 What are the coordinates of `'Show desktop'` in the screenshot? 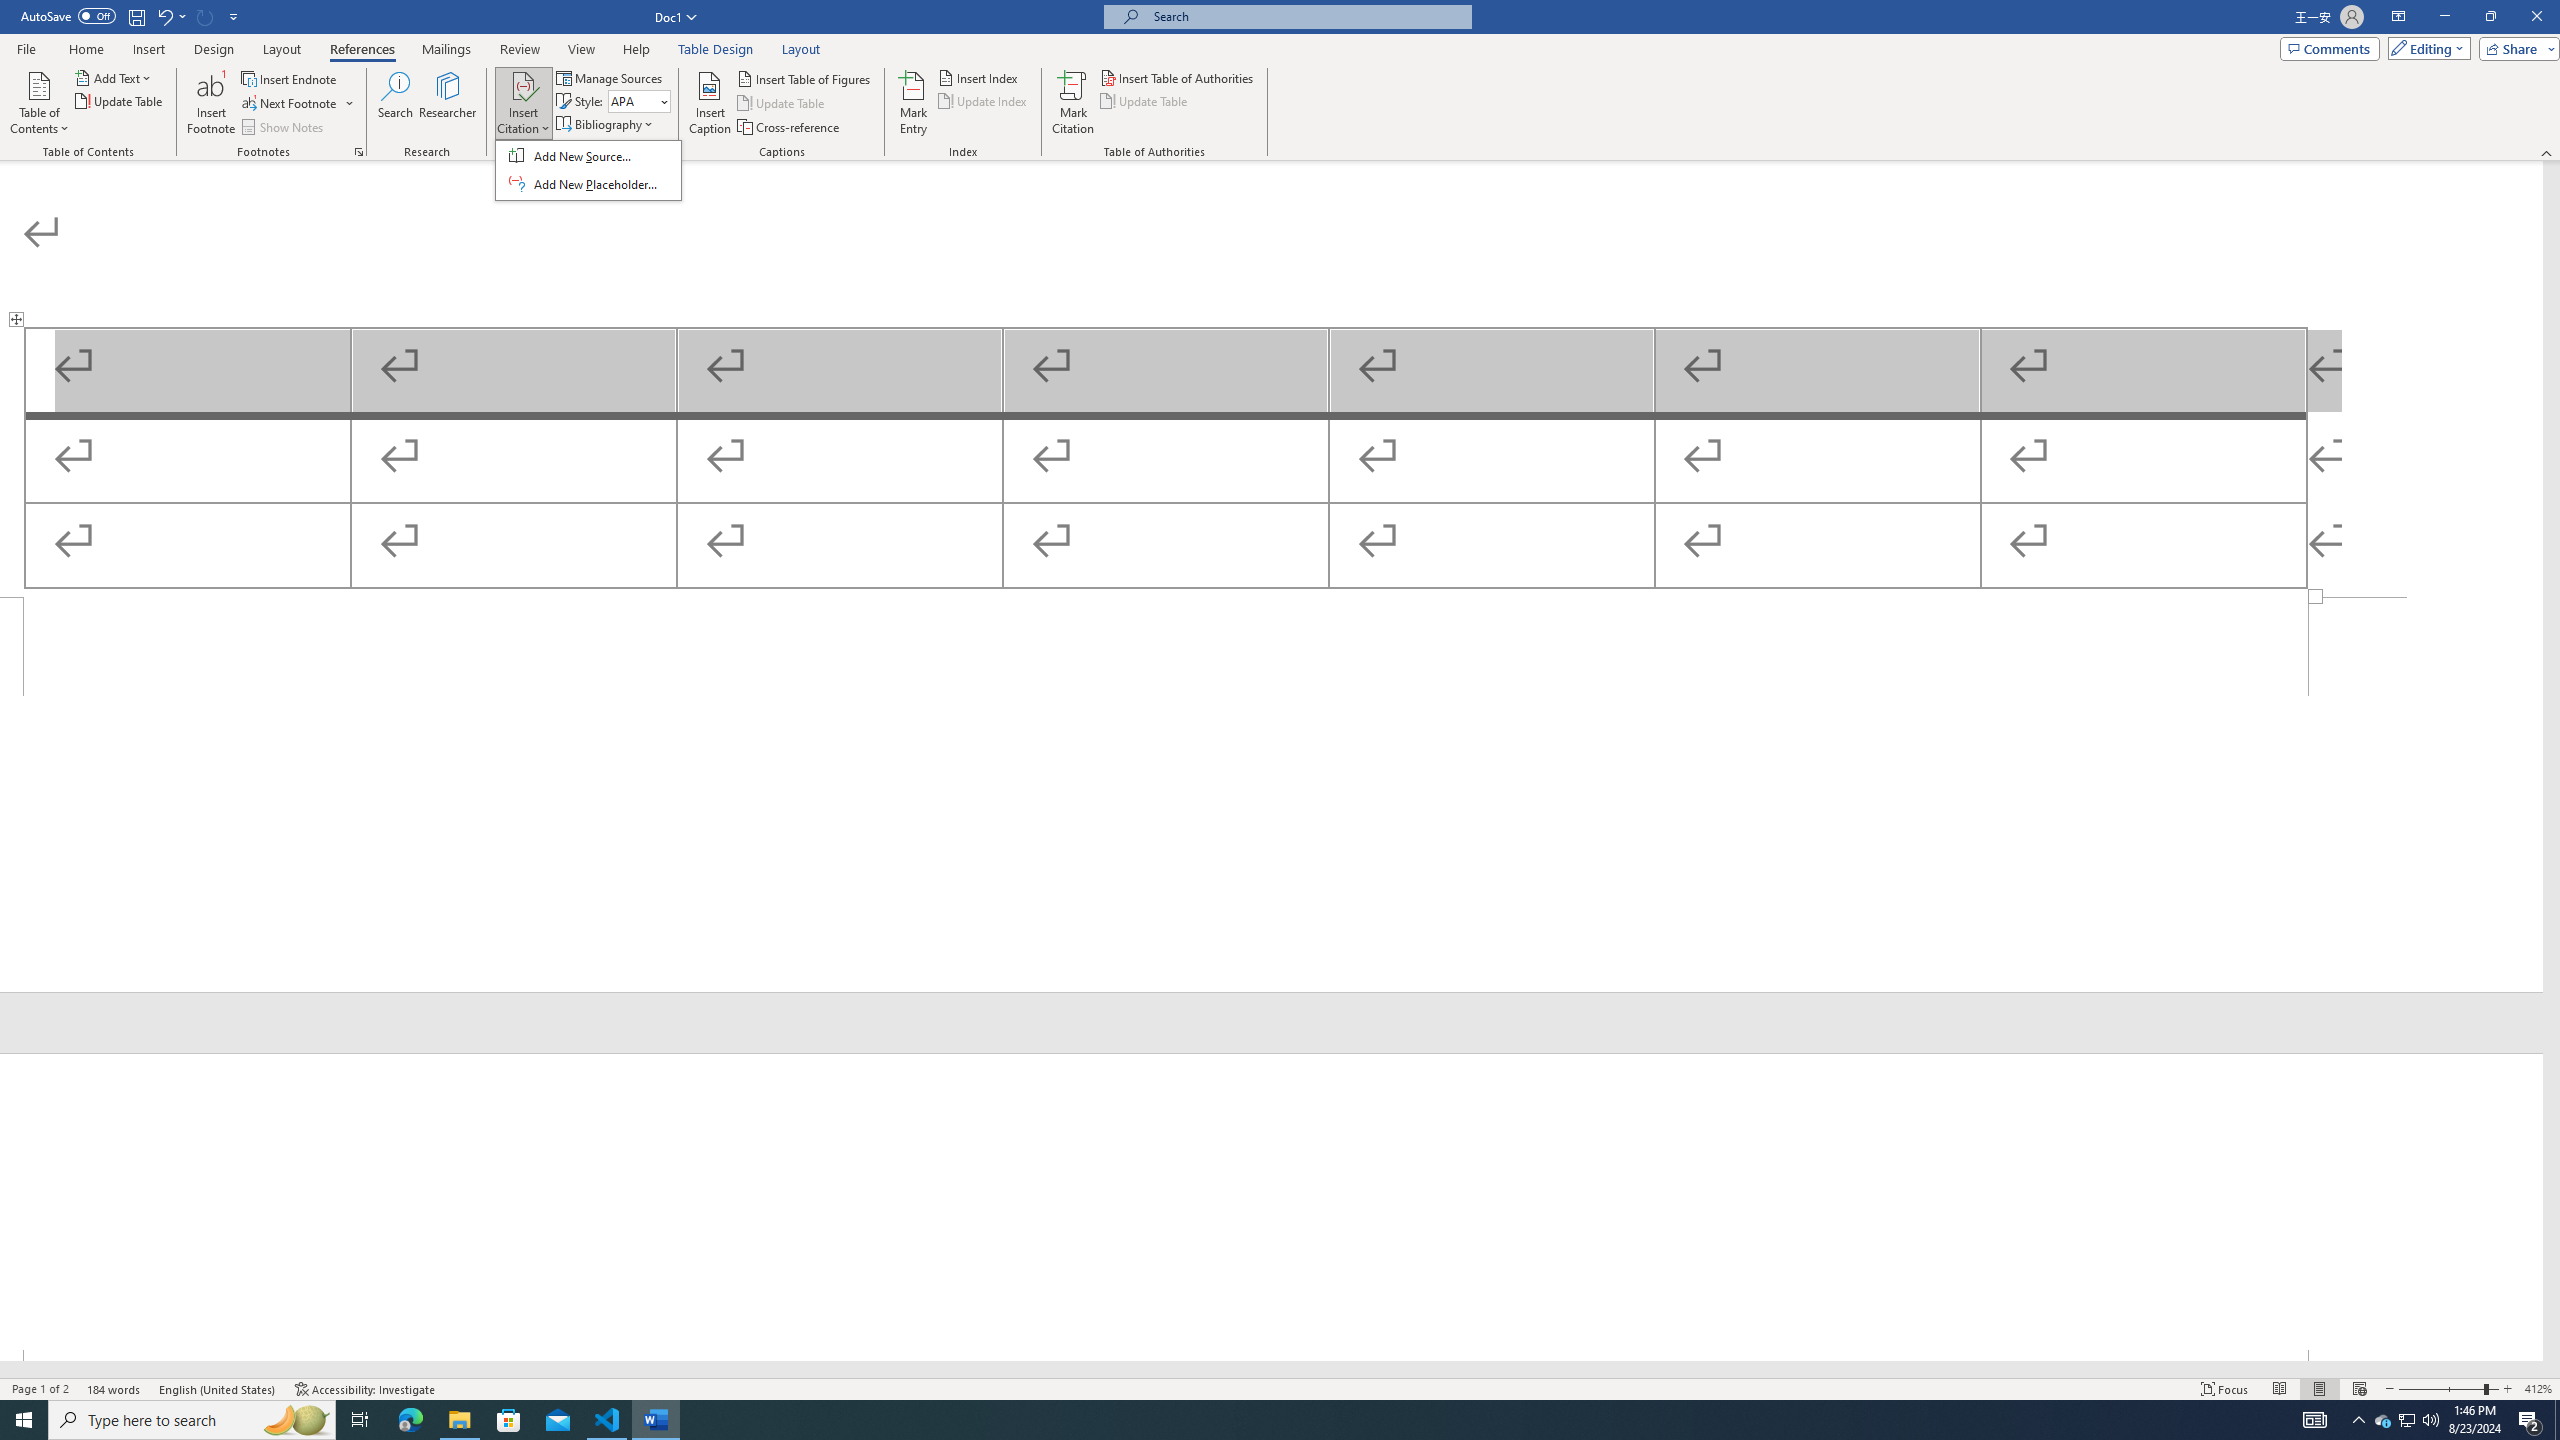 It's located at (2556, 1418).